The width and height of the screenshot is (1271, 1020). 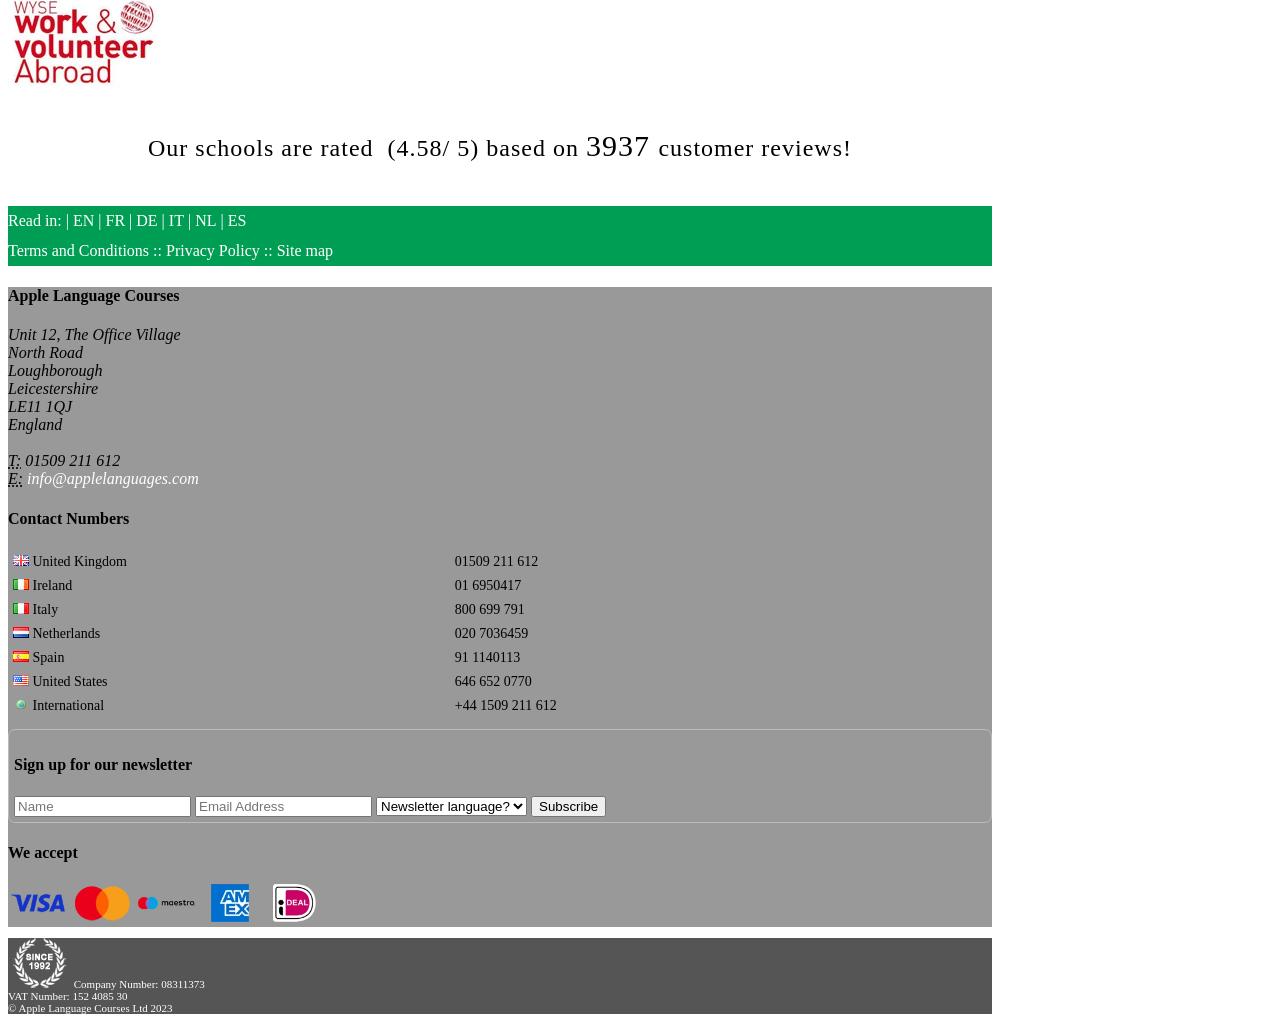 I want to click on '5', so click(x=462, y=146).